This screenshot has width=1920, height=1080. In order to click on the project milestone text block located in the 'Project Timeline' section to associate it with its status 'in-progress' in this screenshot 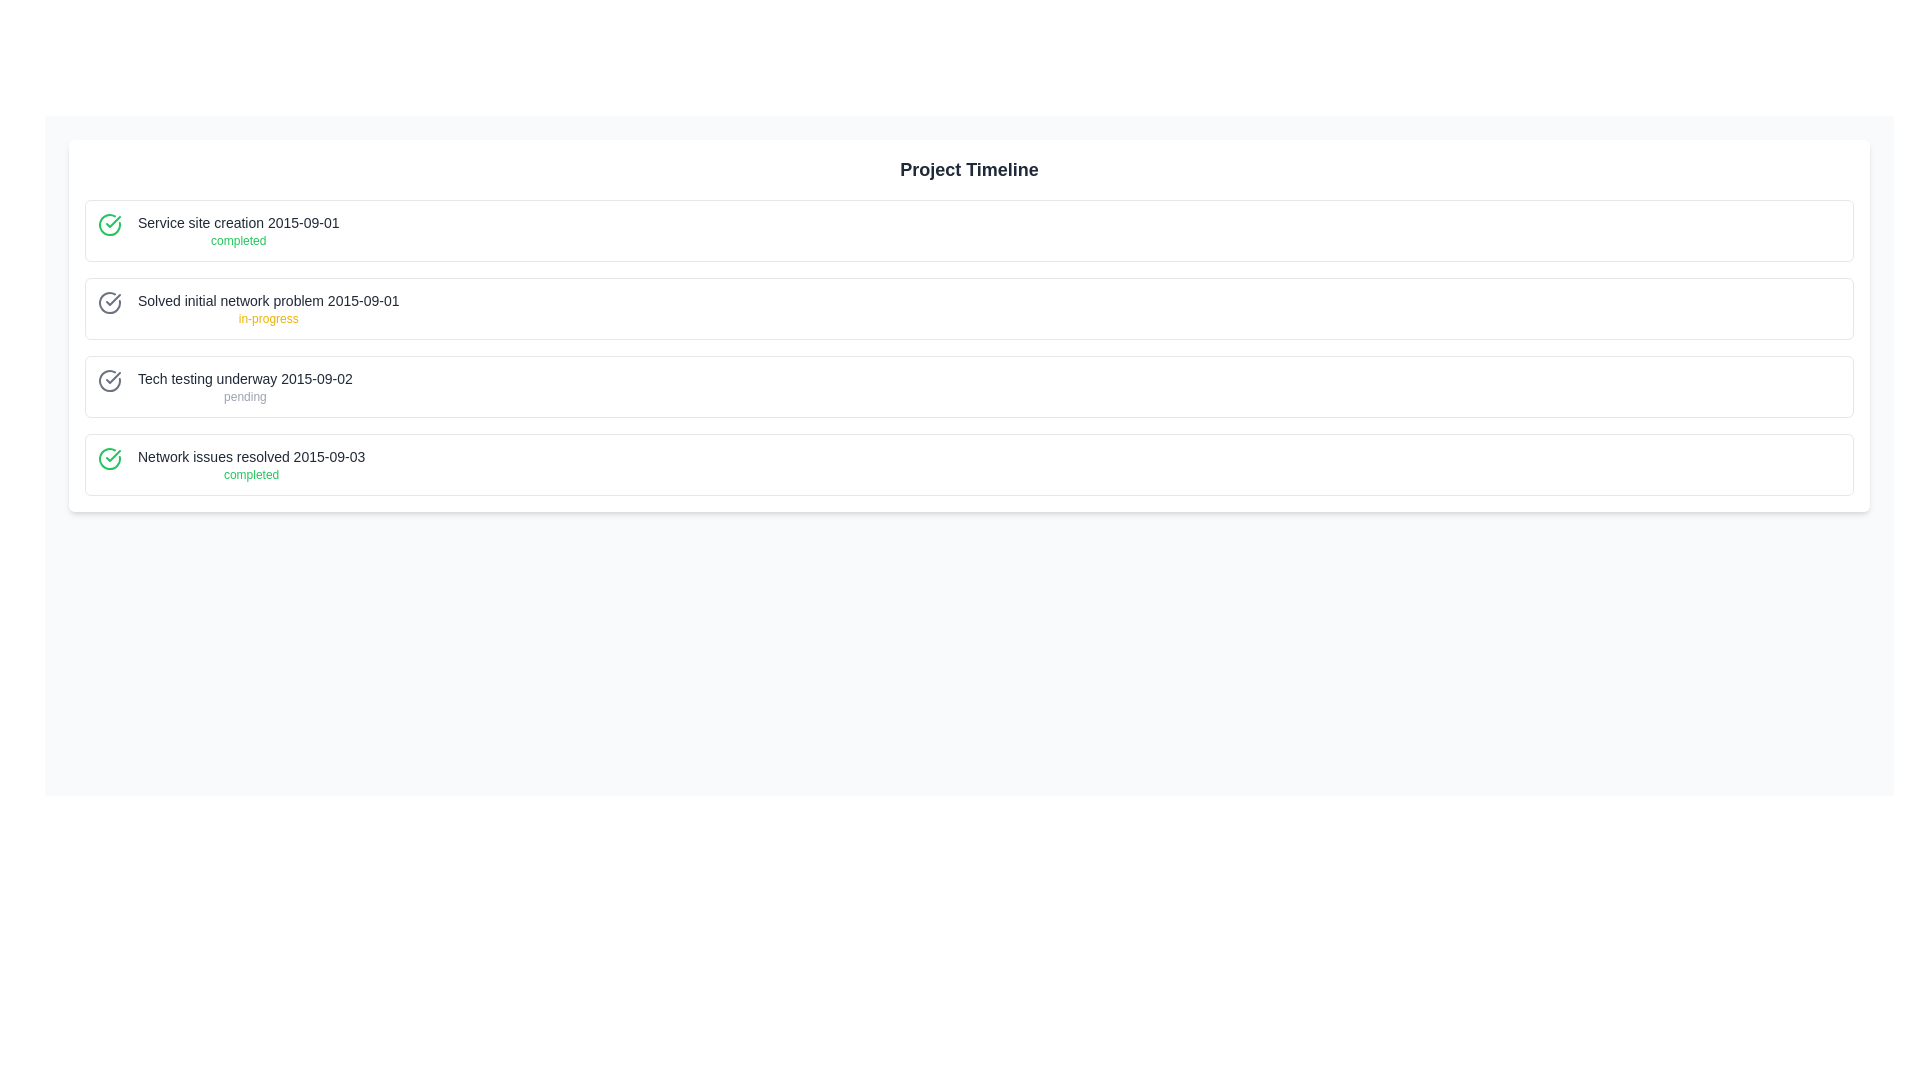, I will do `click(267, 308)`.